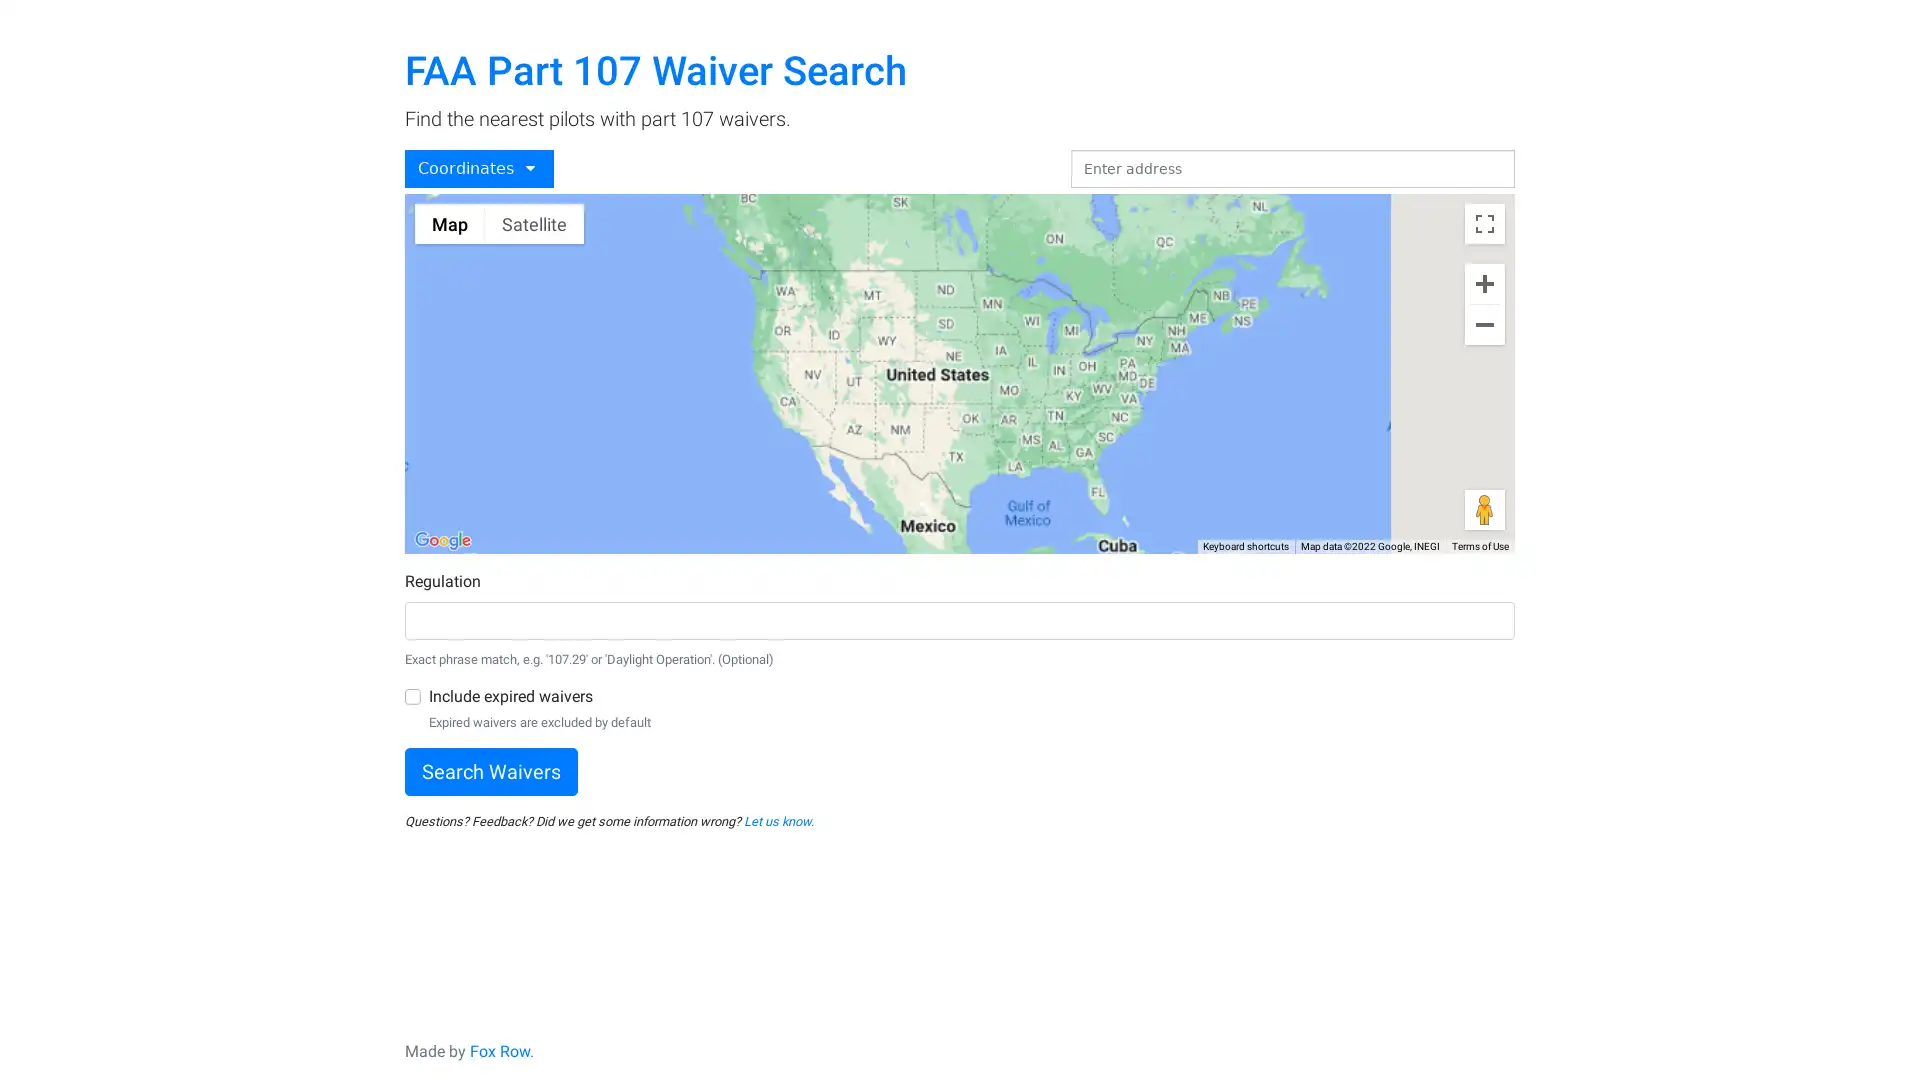 This screenshot has width=1920, height=1080. What do you see at coordinates (1484, 284) in the screenshot?
I see `Zoom in` at bounding box center [1484, 284].